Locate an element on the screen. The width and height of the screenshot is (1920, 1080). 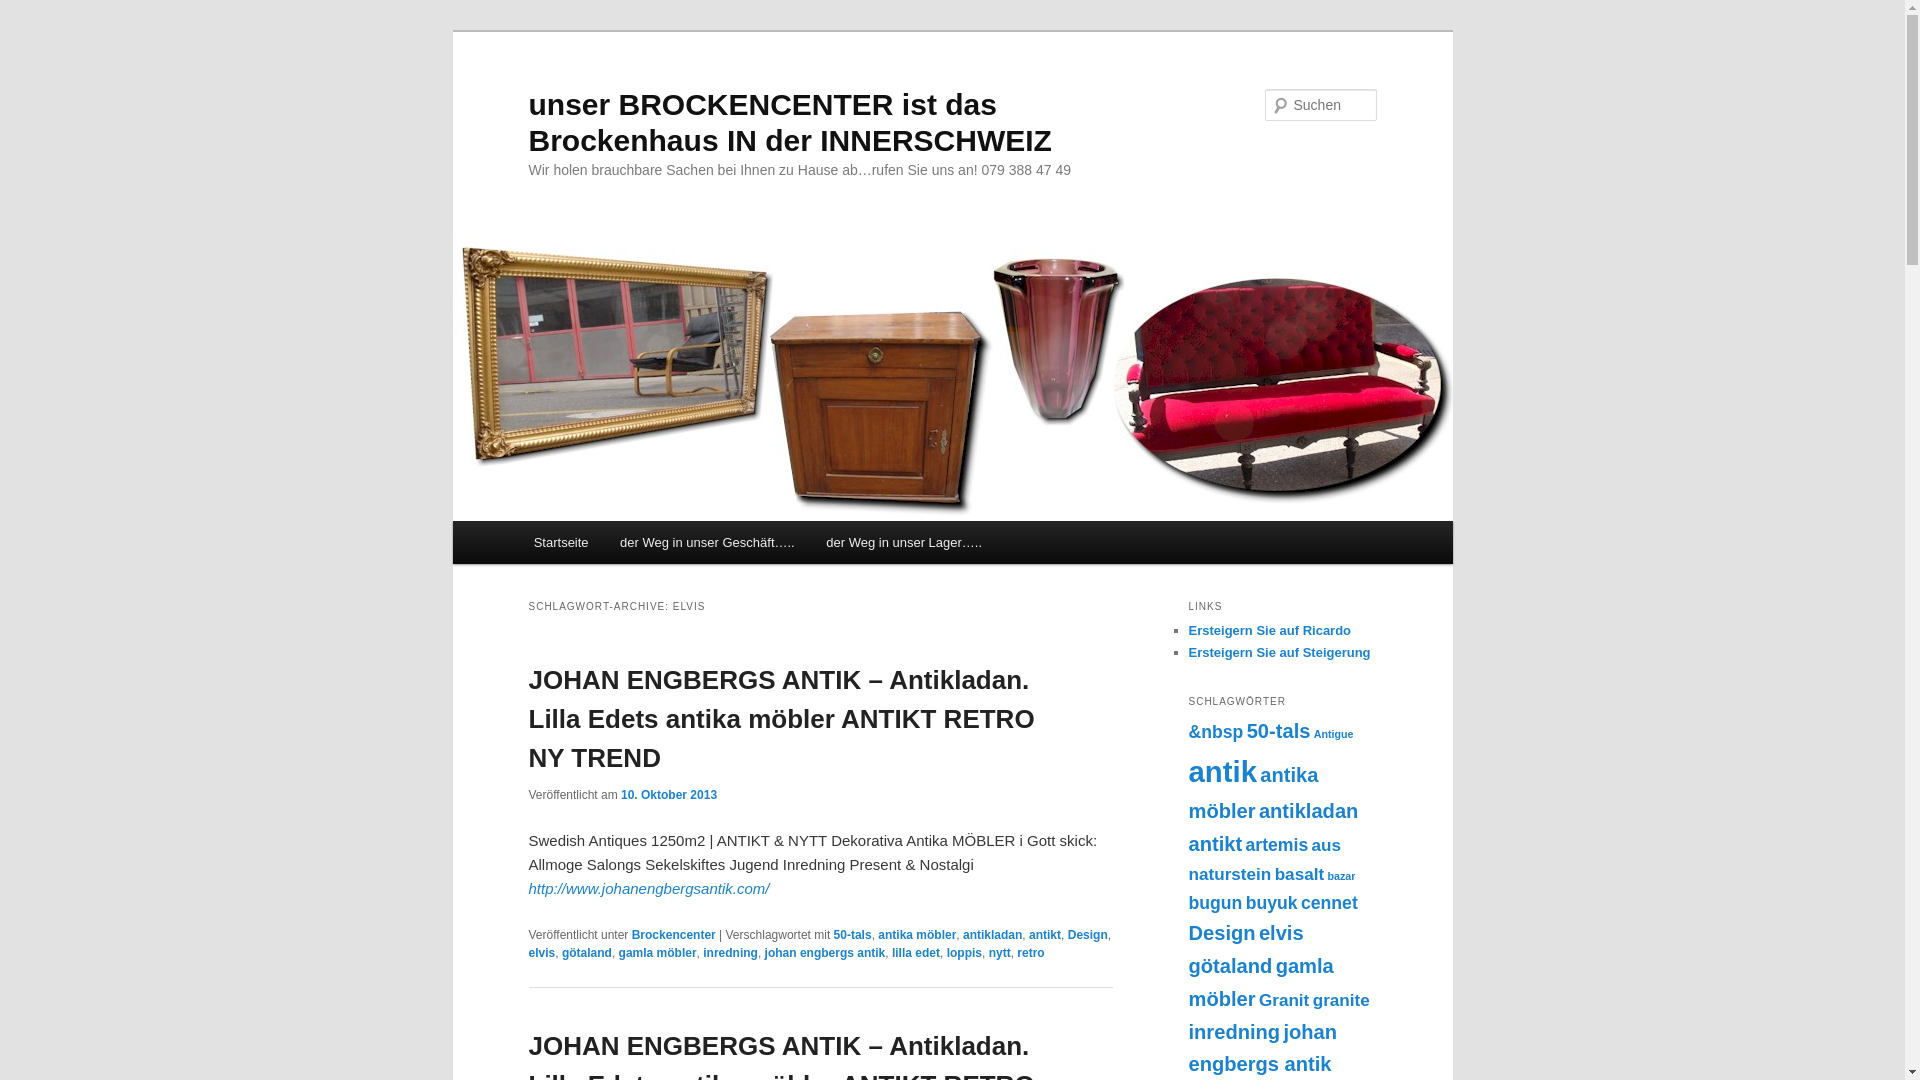
'nytt' is located at coordinates (999, 951).